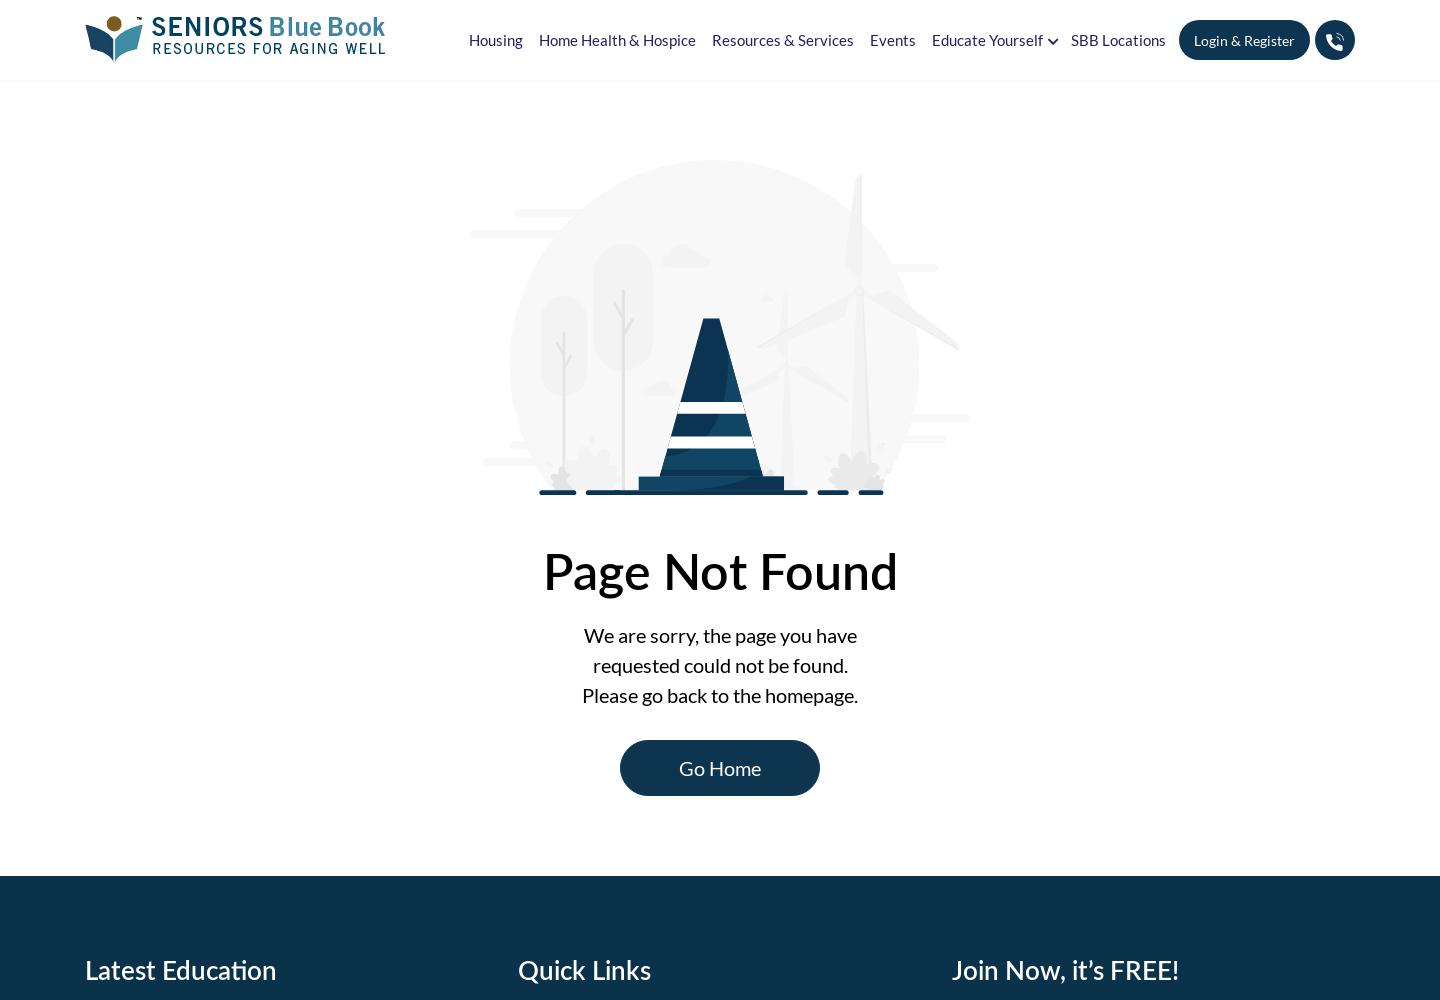  I want to click on 'We are sorry, the page you have requested could not be found. Please go back to the homepage.', so click(720, 664).